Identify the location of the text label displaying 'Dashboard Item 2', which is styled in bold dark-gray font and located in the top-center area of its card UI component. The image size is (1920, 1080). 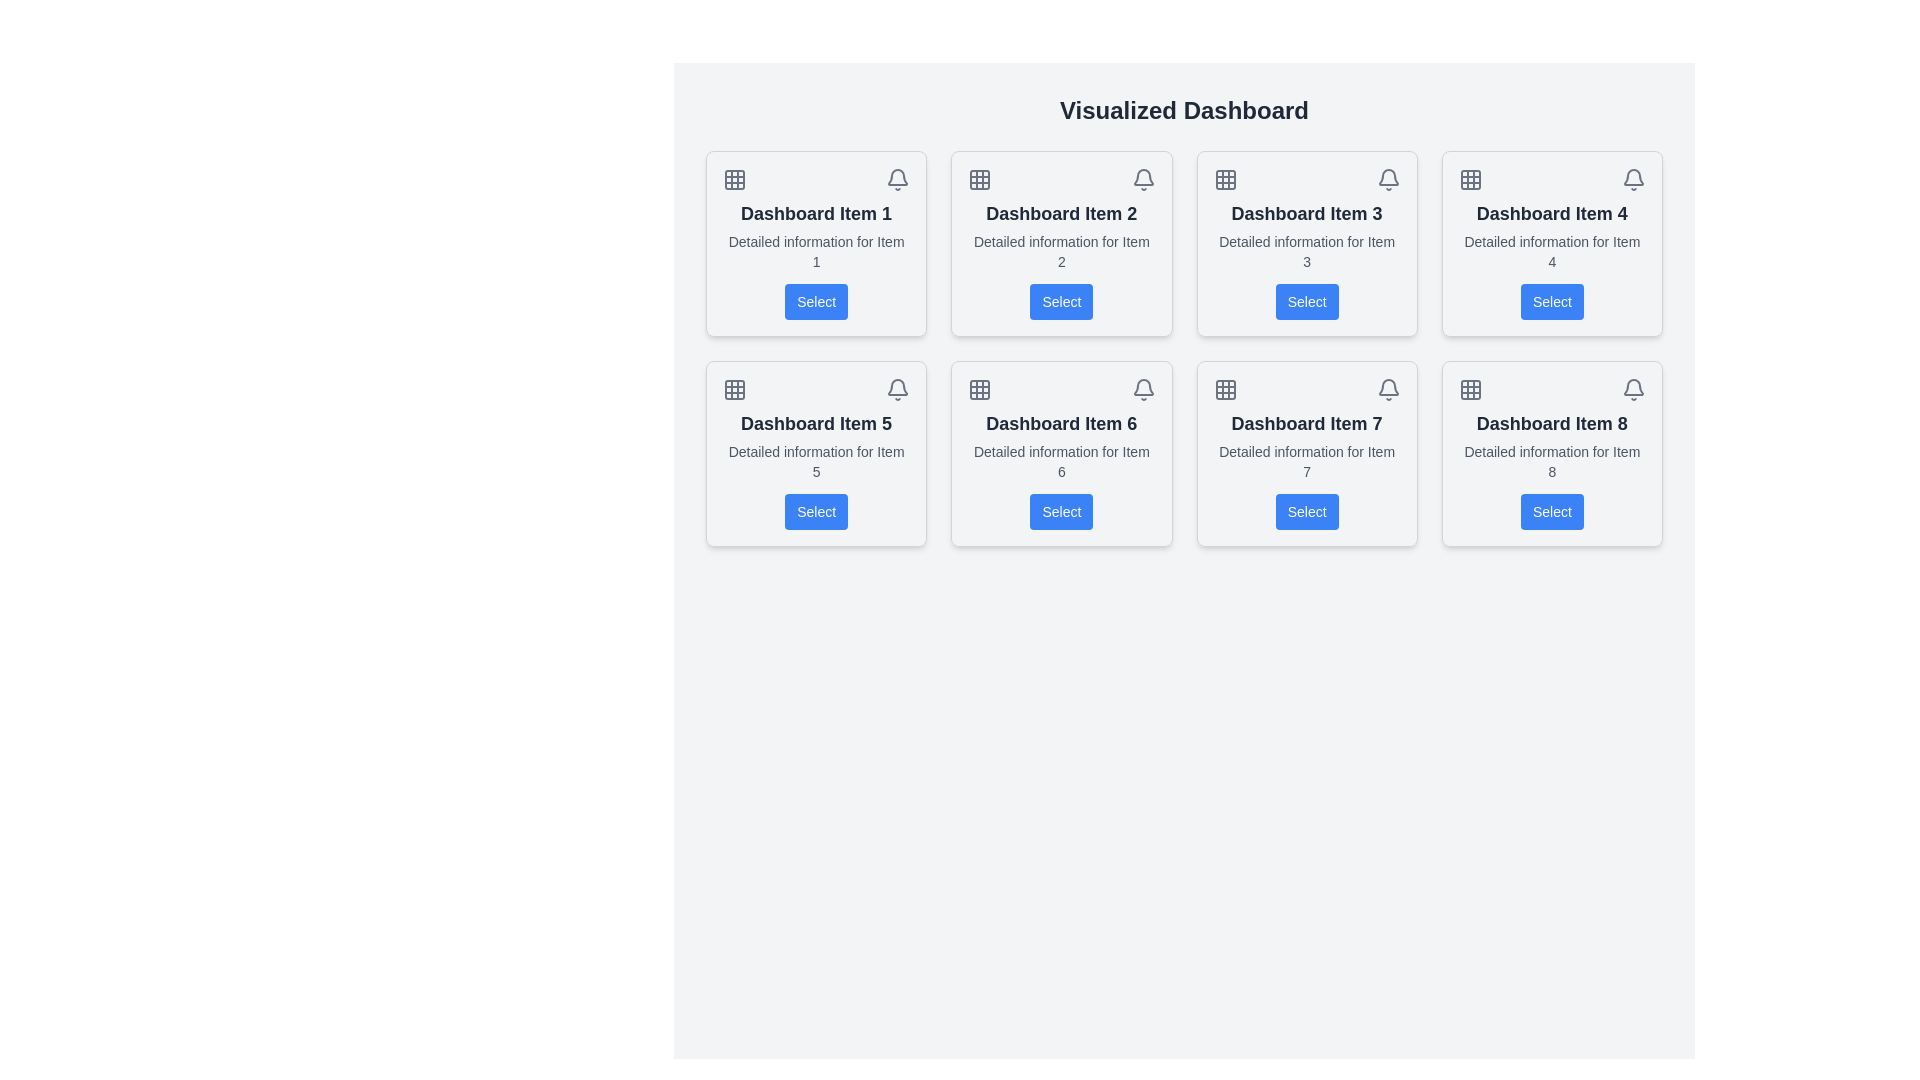
(1060, 213).